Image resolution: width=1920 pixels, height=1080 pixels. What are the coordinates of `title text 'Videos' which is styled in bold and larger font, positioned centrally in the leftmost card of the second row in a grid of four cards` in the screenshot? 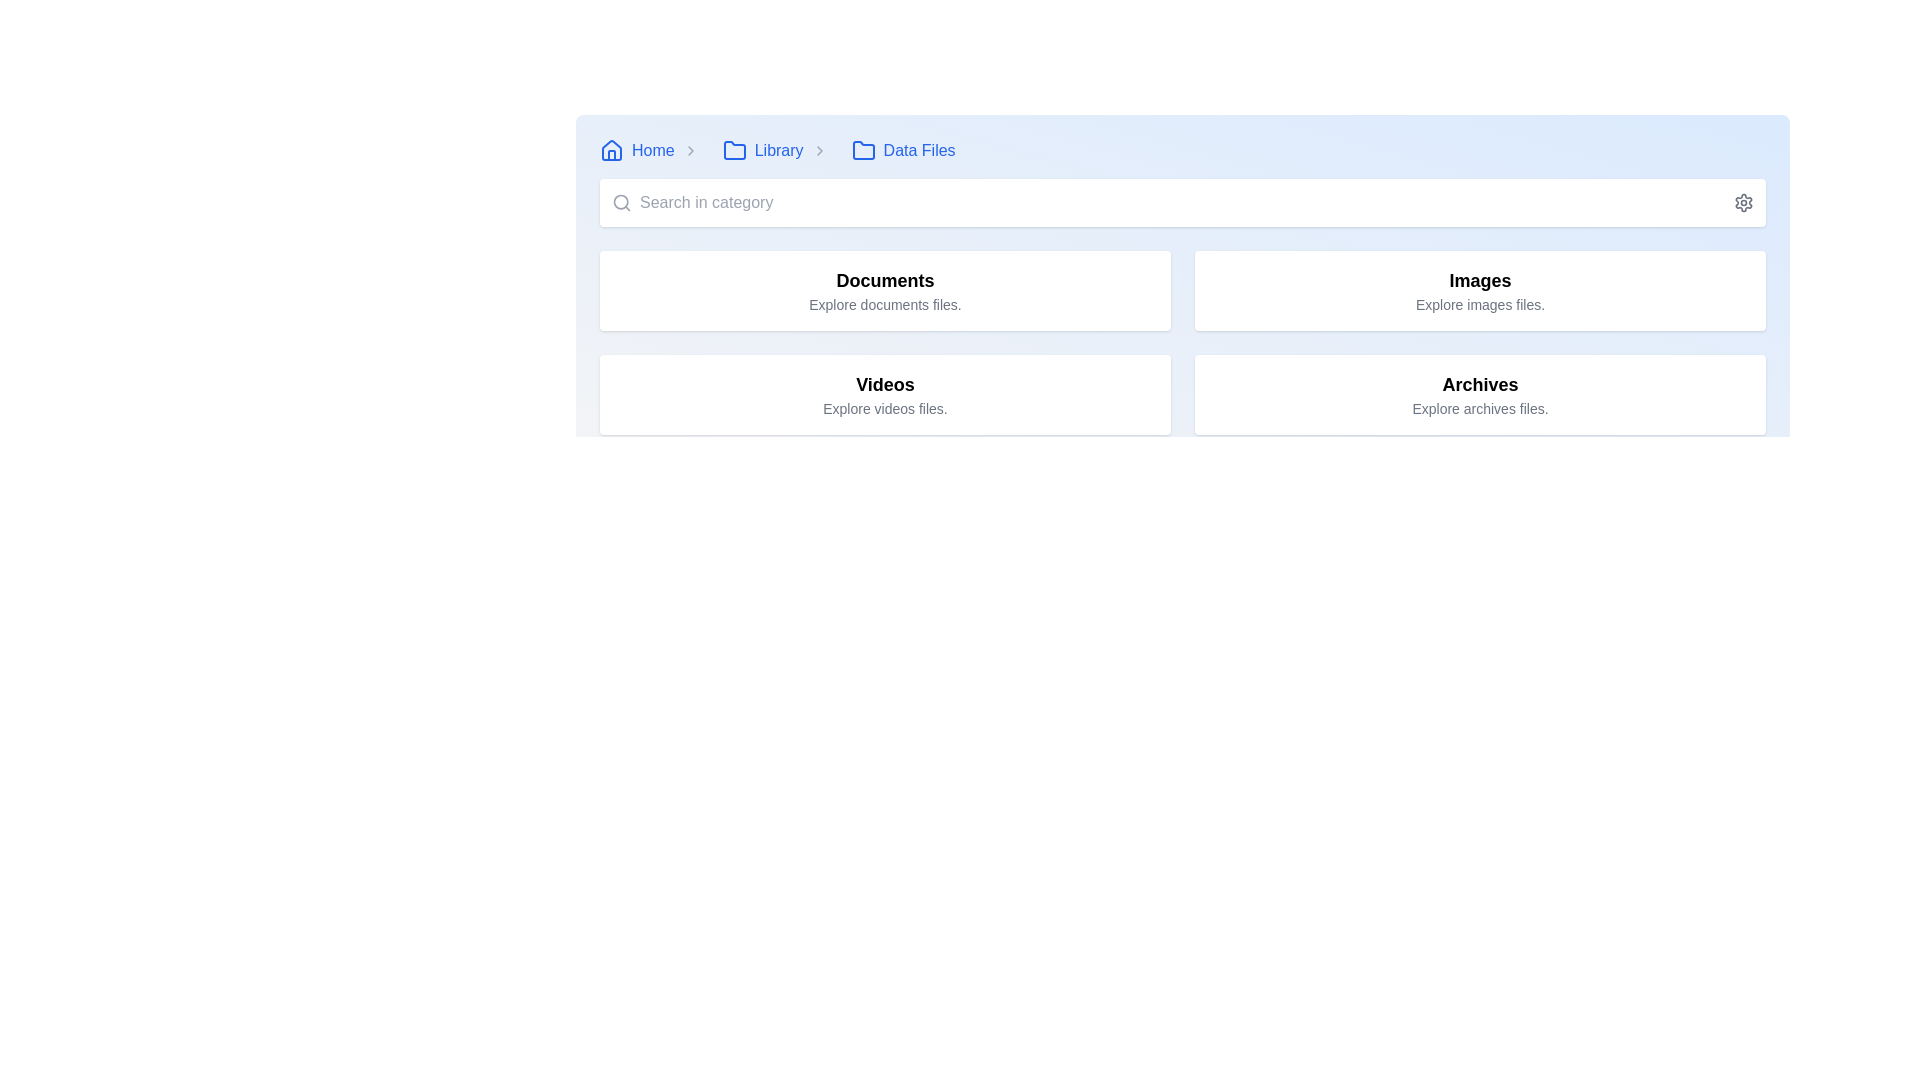 It's located at (884, 385).